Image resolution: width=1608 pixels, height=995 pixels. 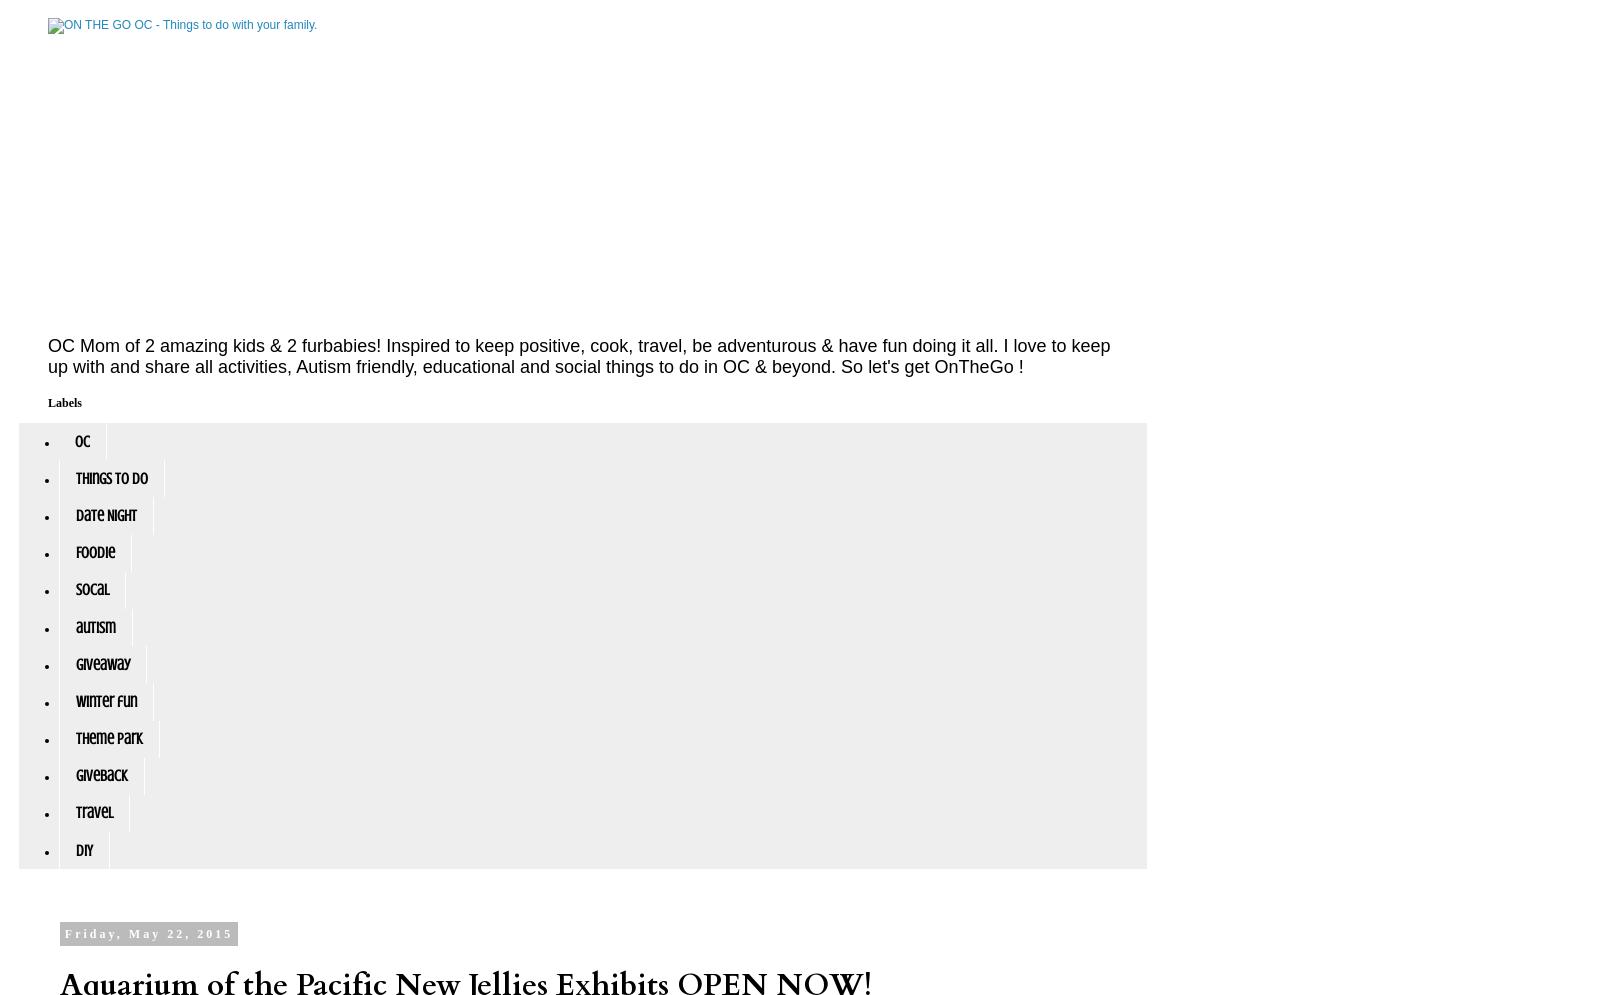 What do you see at coordinates (103, 662) in the screenshot?
I see `'giveaway'` at bounding box center [103, 662].